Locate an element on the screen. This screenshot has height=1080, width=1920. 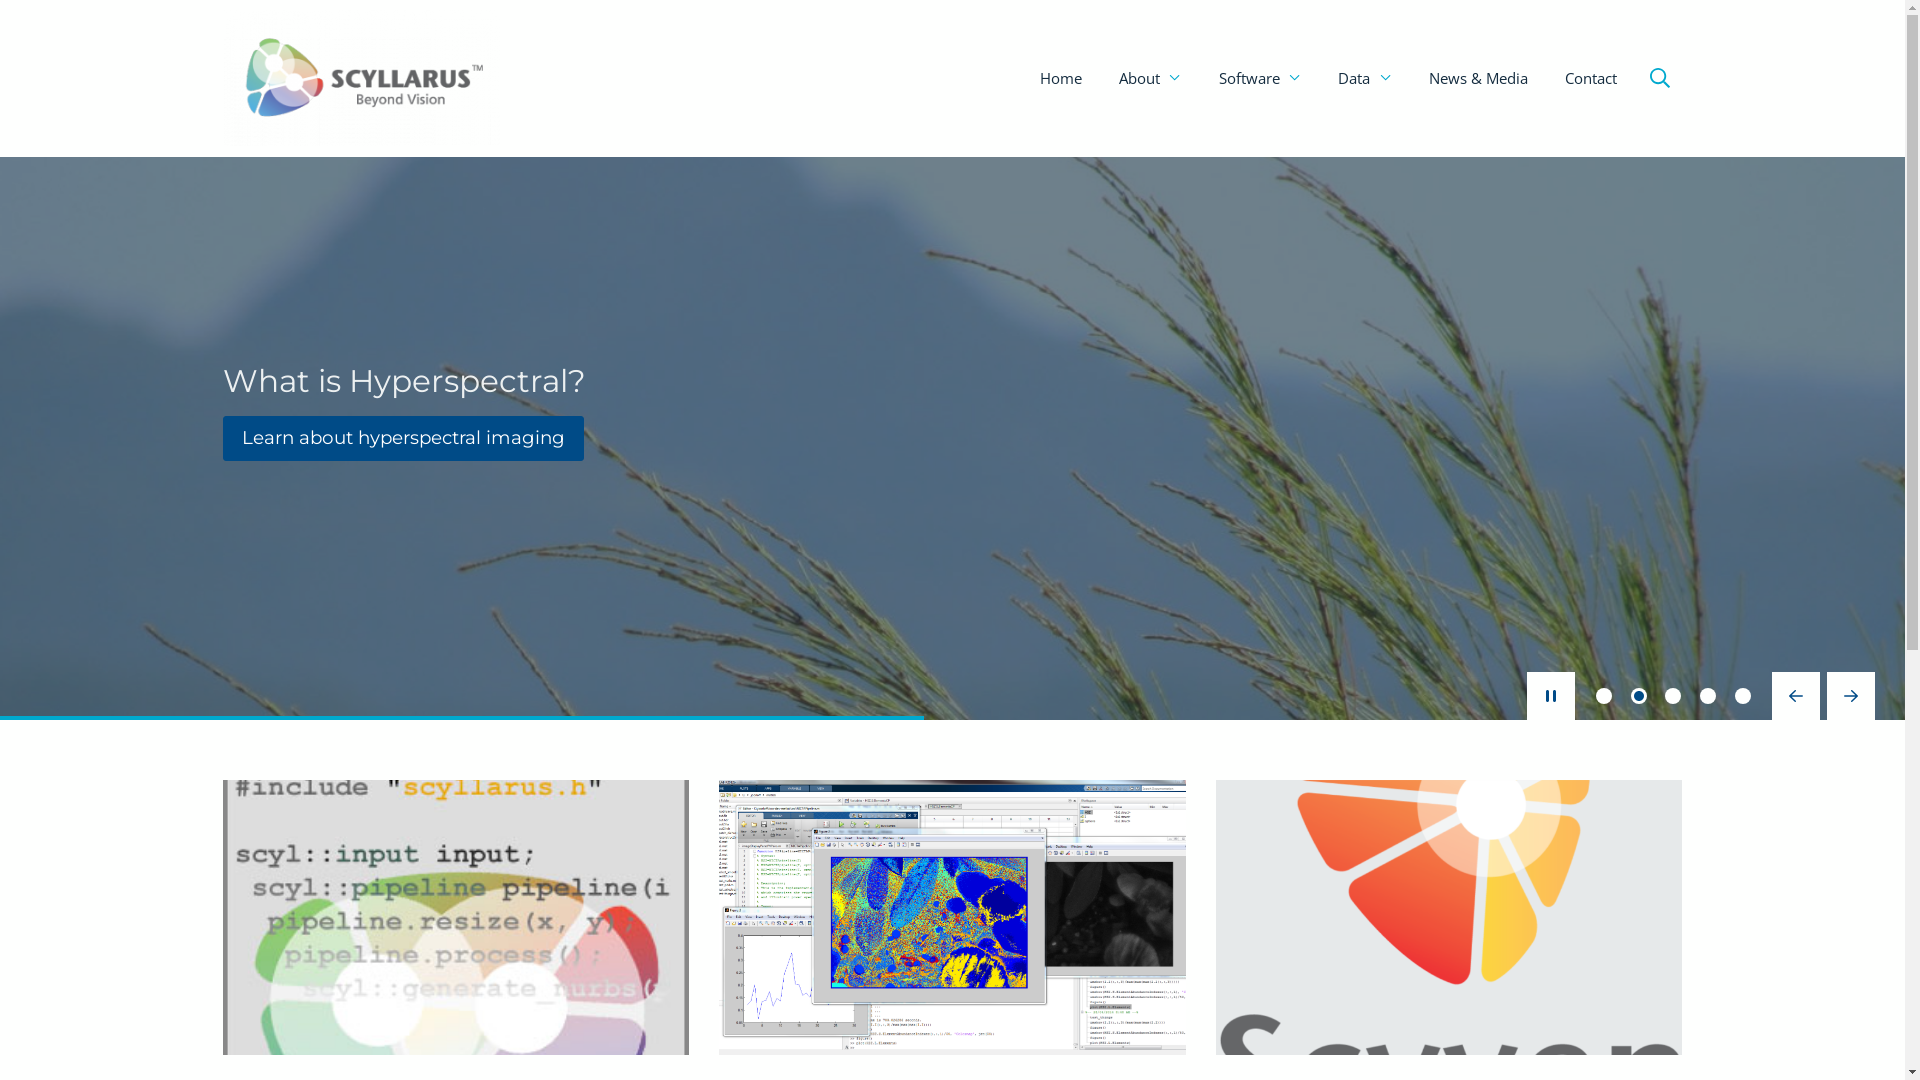
'Software' is located at coordinates (1259, 77).